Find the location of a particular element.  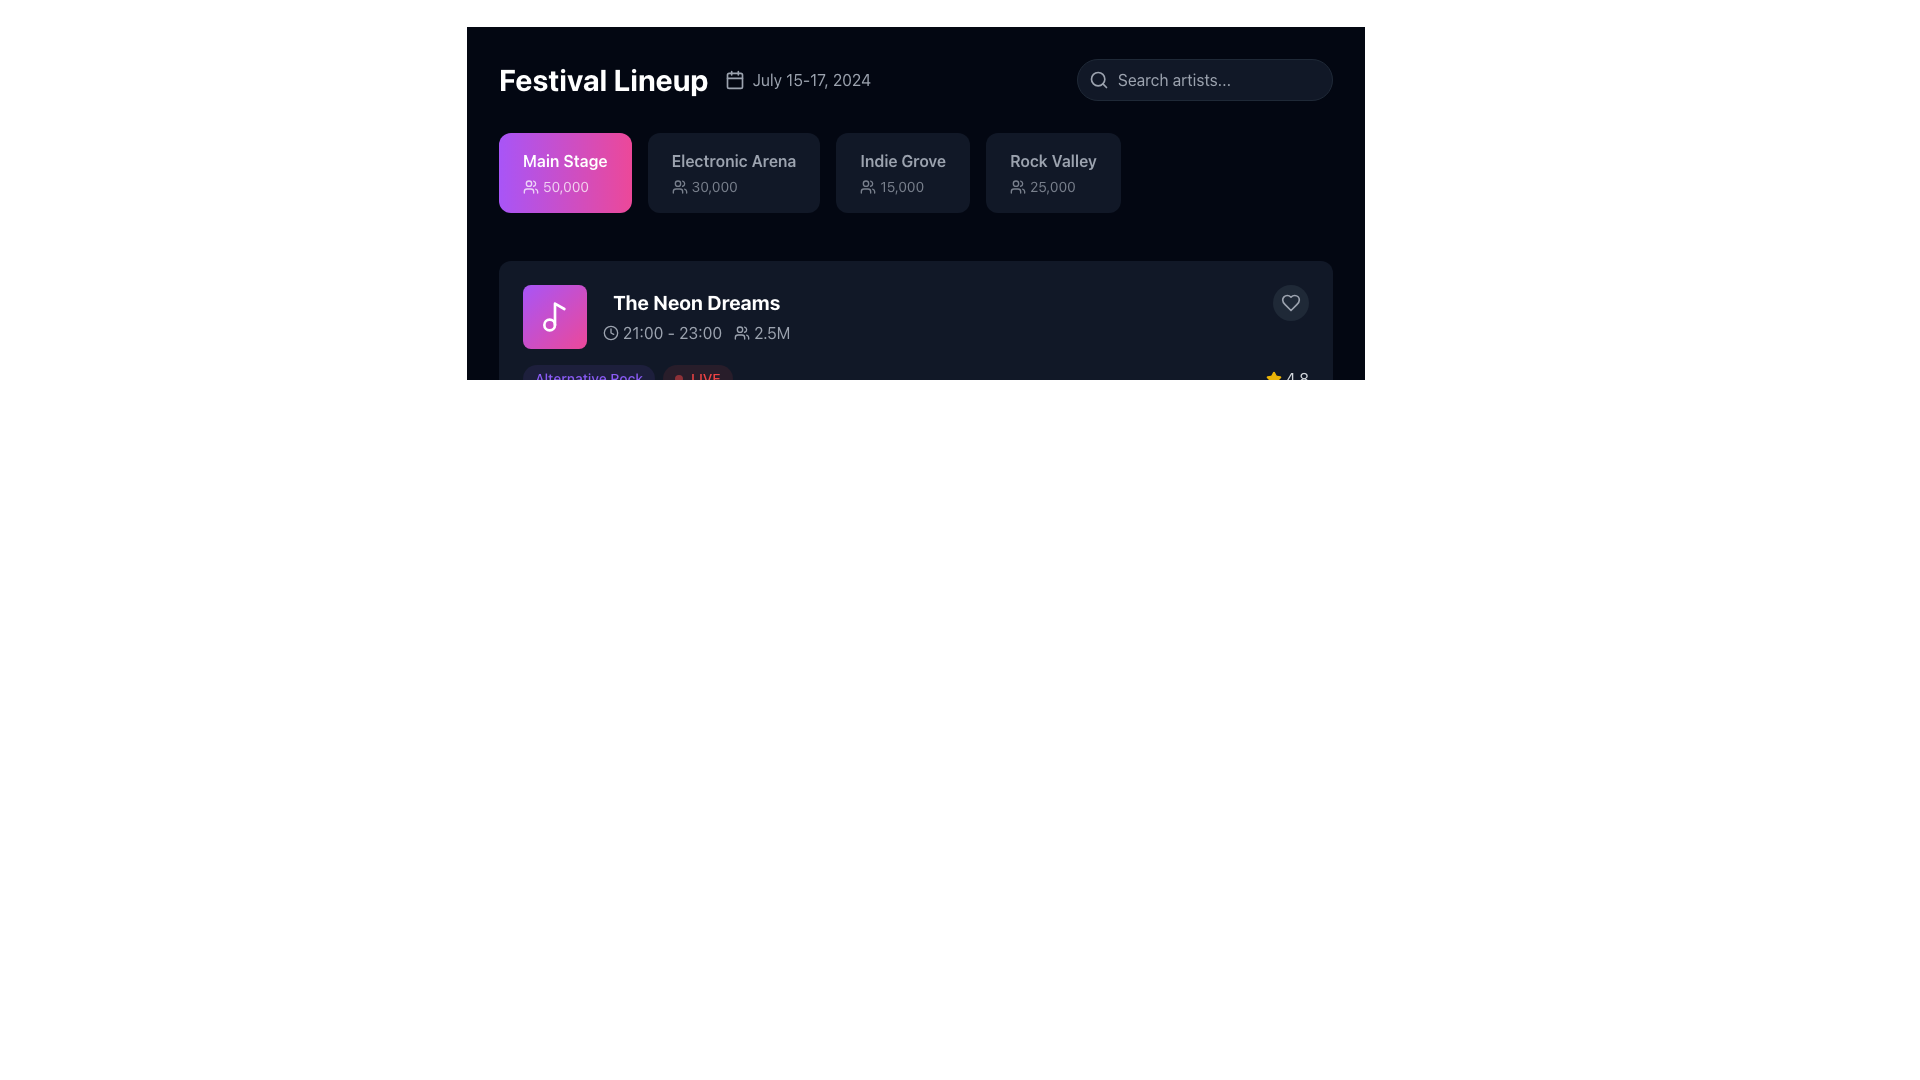

the main heading text label that introduces the section, located prominently at the upper left of its containing component is located at coordinates (602, 79).